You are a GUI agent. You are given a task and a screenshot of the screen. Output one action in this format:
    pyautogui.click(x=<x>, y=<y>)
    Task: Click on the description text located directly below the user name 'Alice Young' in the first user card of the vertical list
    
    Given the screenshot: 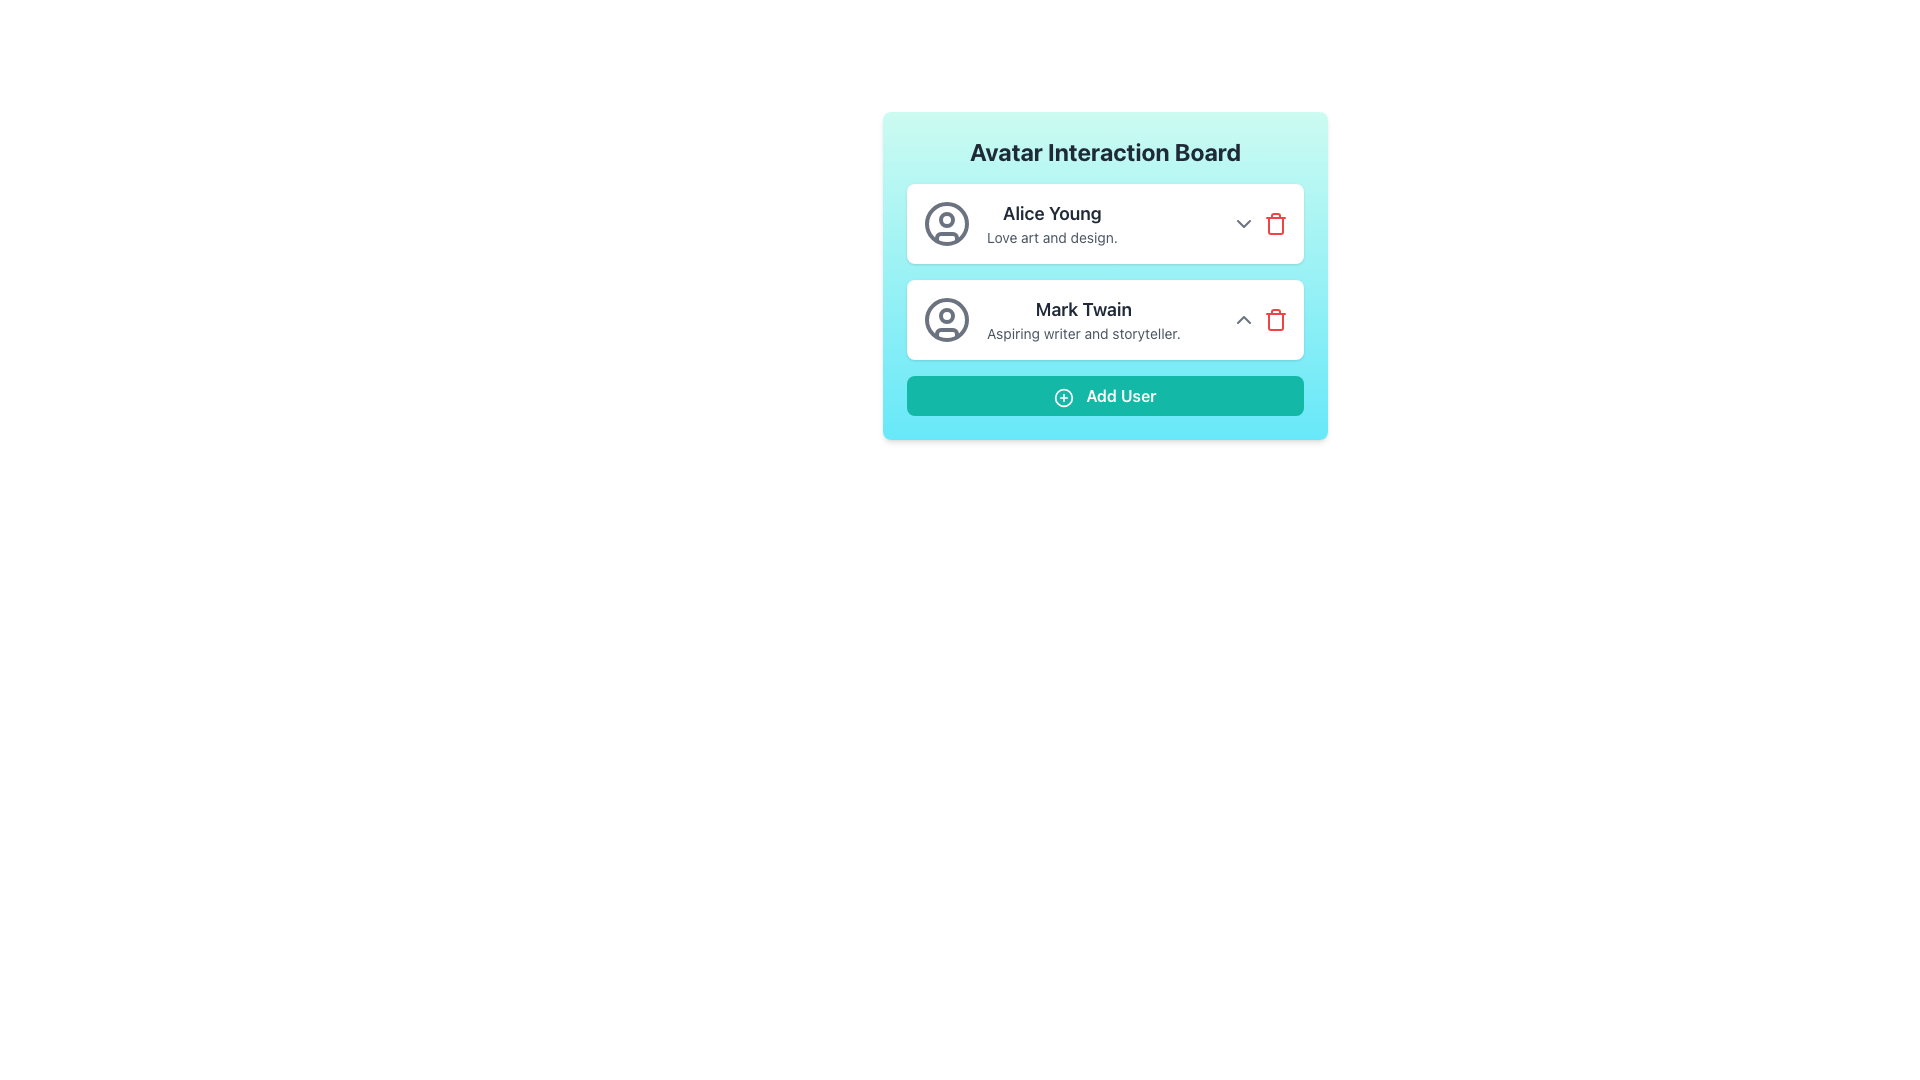 What is the action you would take?
    pyautogui.click(x=1051, y=237)
    